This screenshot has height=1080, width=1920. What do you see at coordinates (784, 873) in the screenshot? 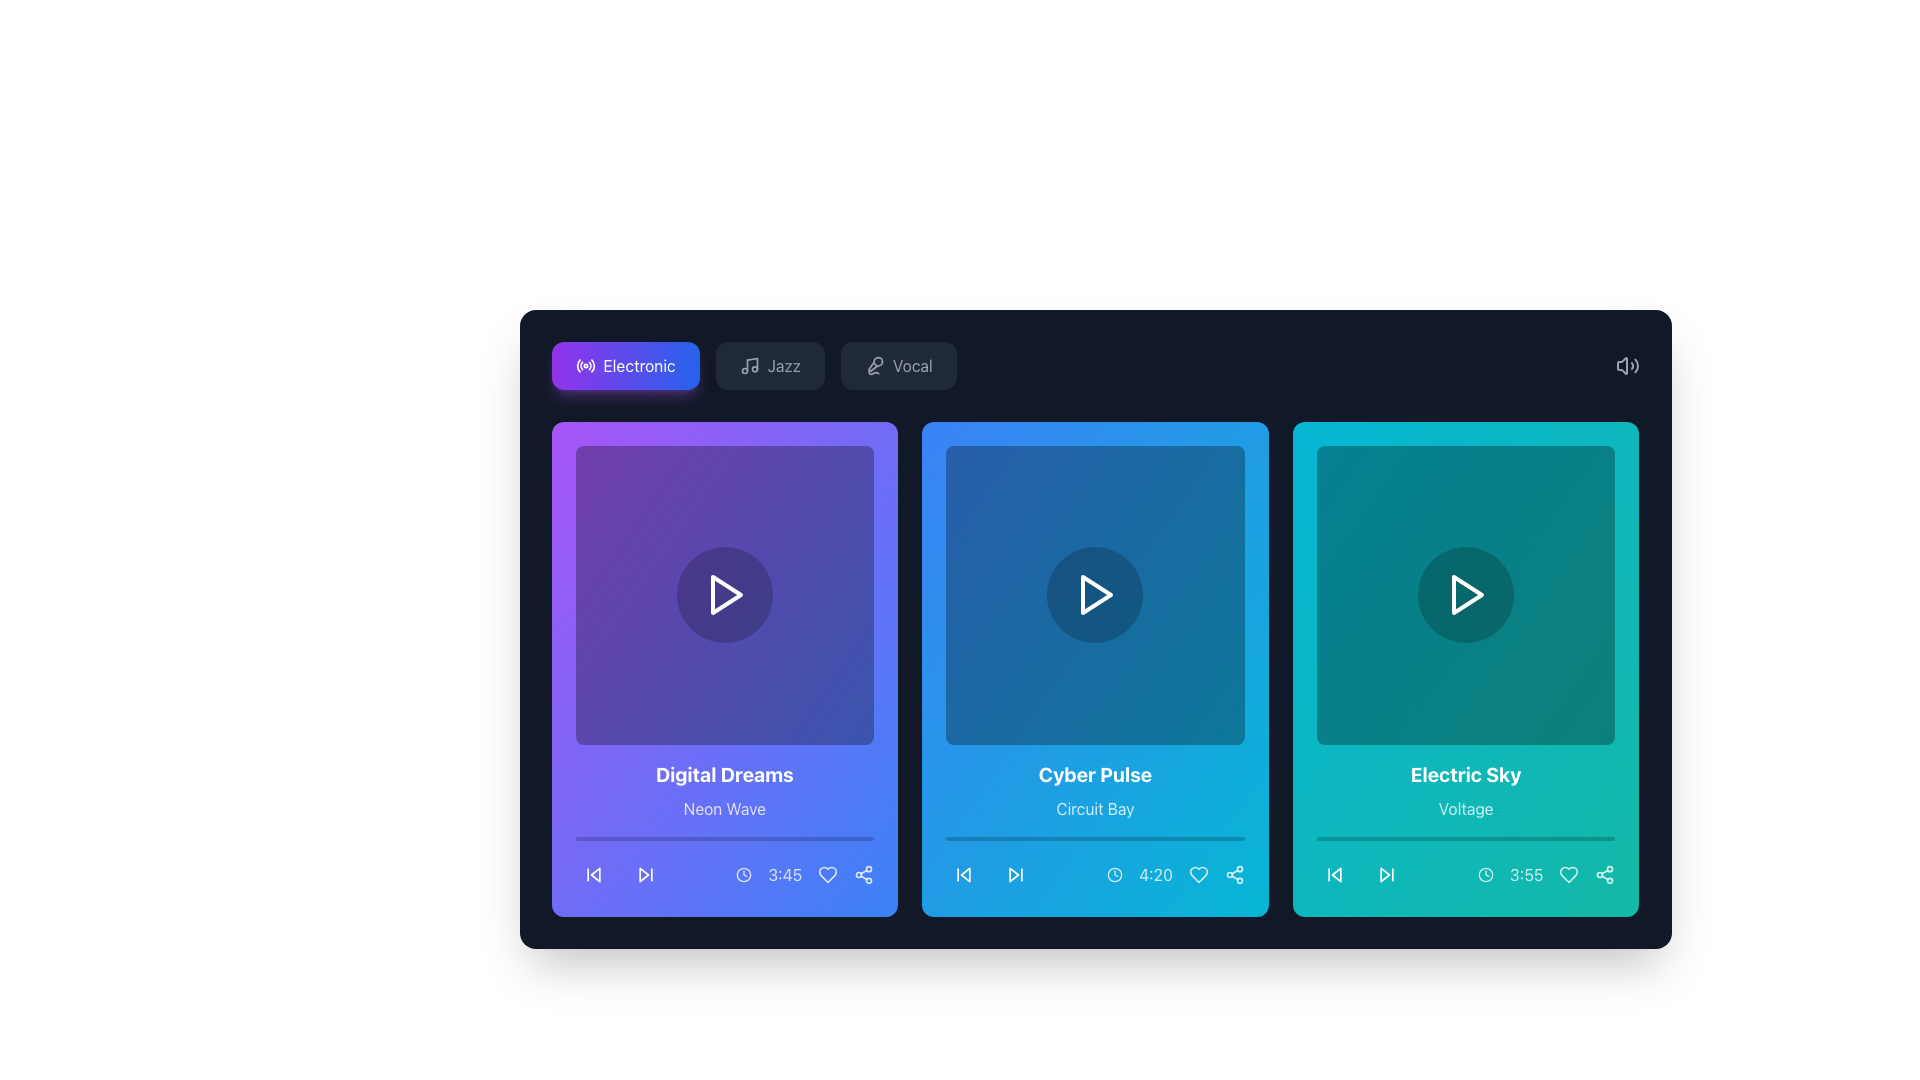
I see `the text label displaying the time '3:45'` at bounding box center [784, 873].